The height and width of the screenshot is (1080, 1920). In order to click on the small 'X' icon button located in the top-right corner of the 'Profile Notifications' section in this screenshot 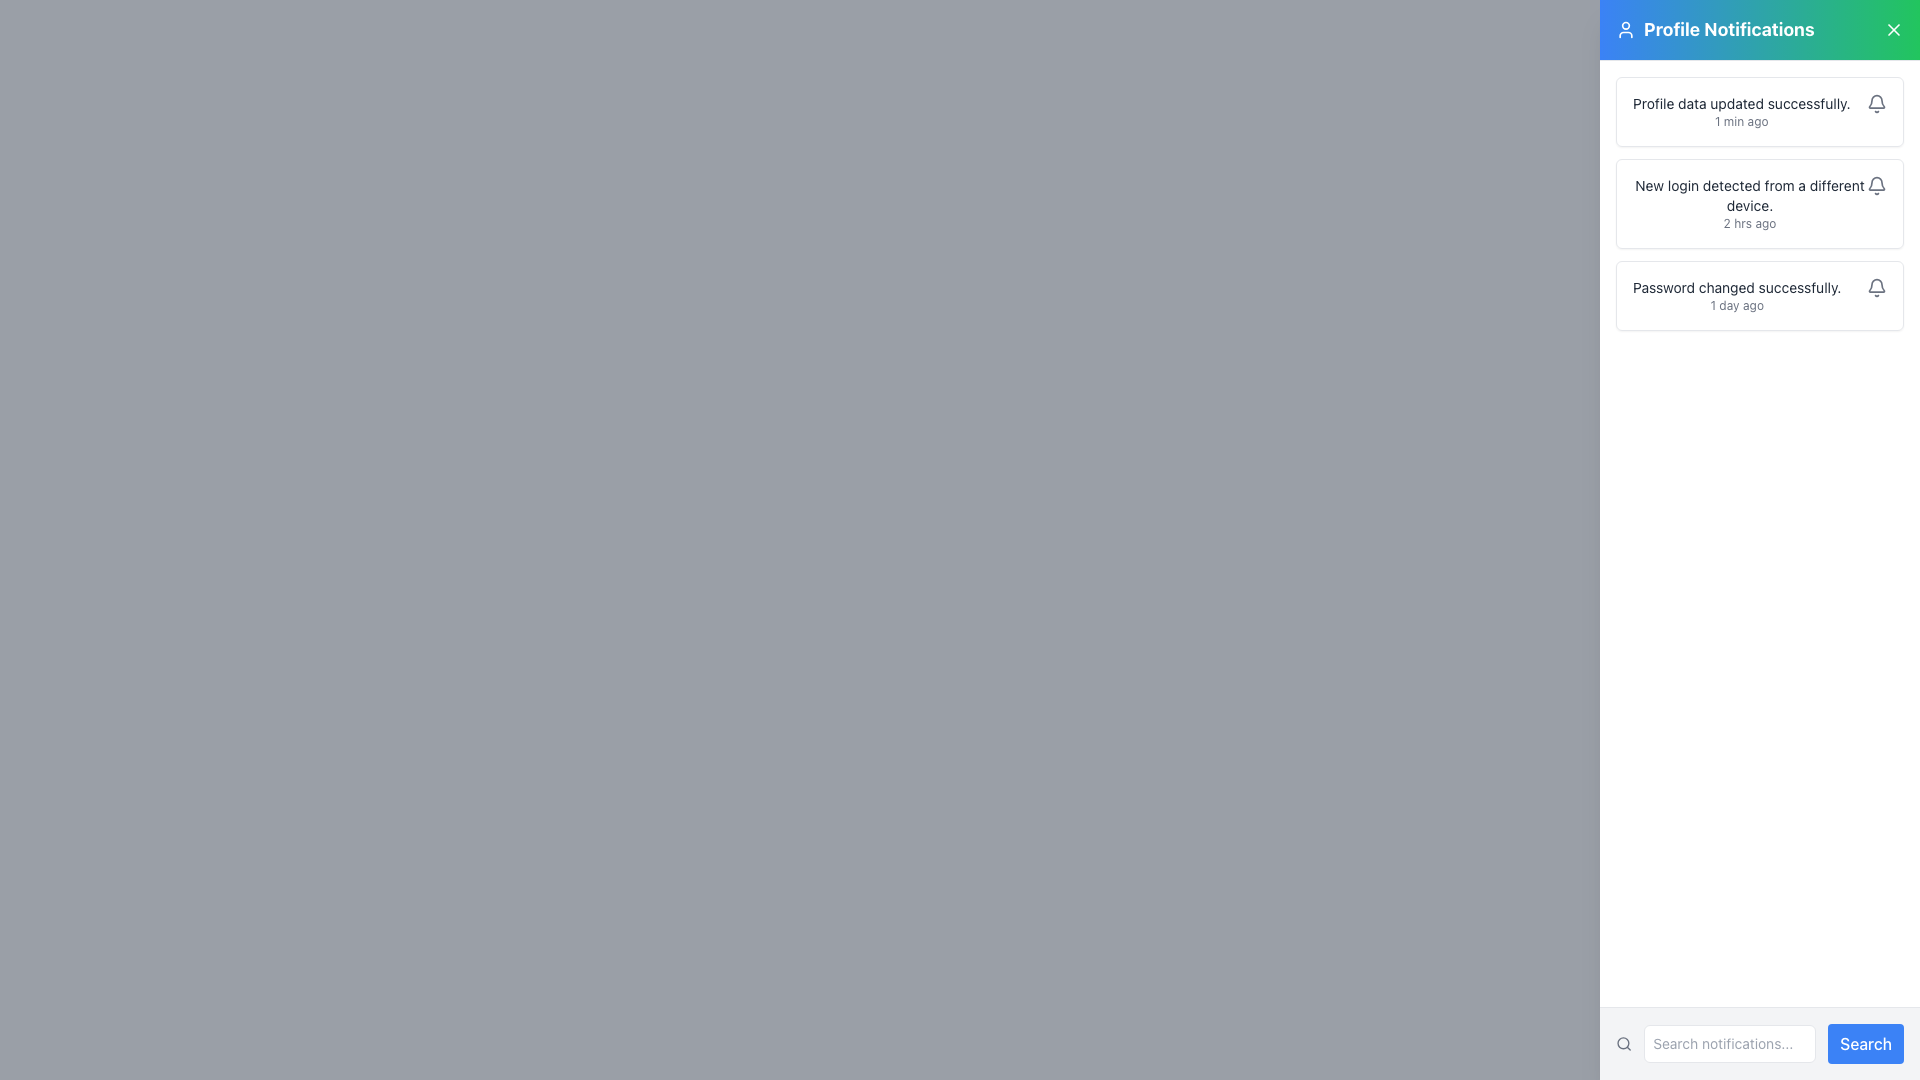, I will do `click(1893, 30)`.